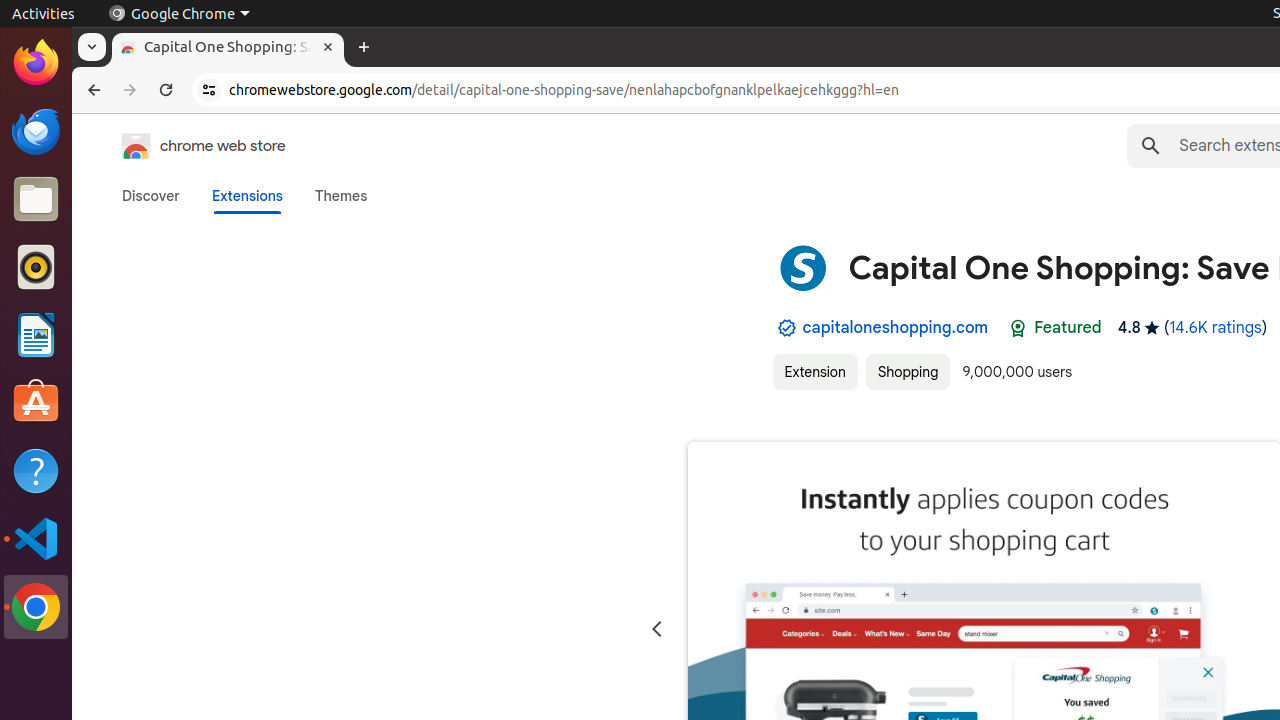  What do you see at coordinates (35, 537) in the screenshot?
I see `'Visual Studio Code'` at bounding box center [35, 537].